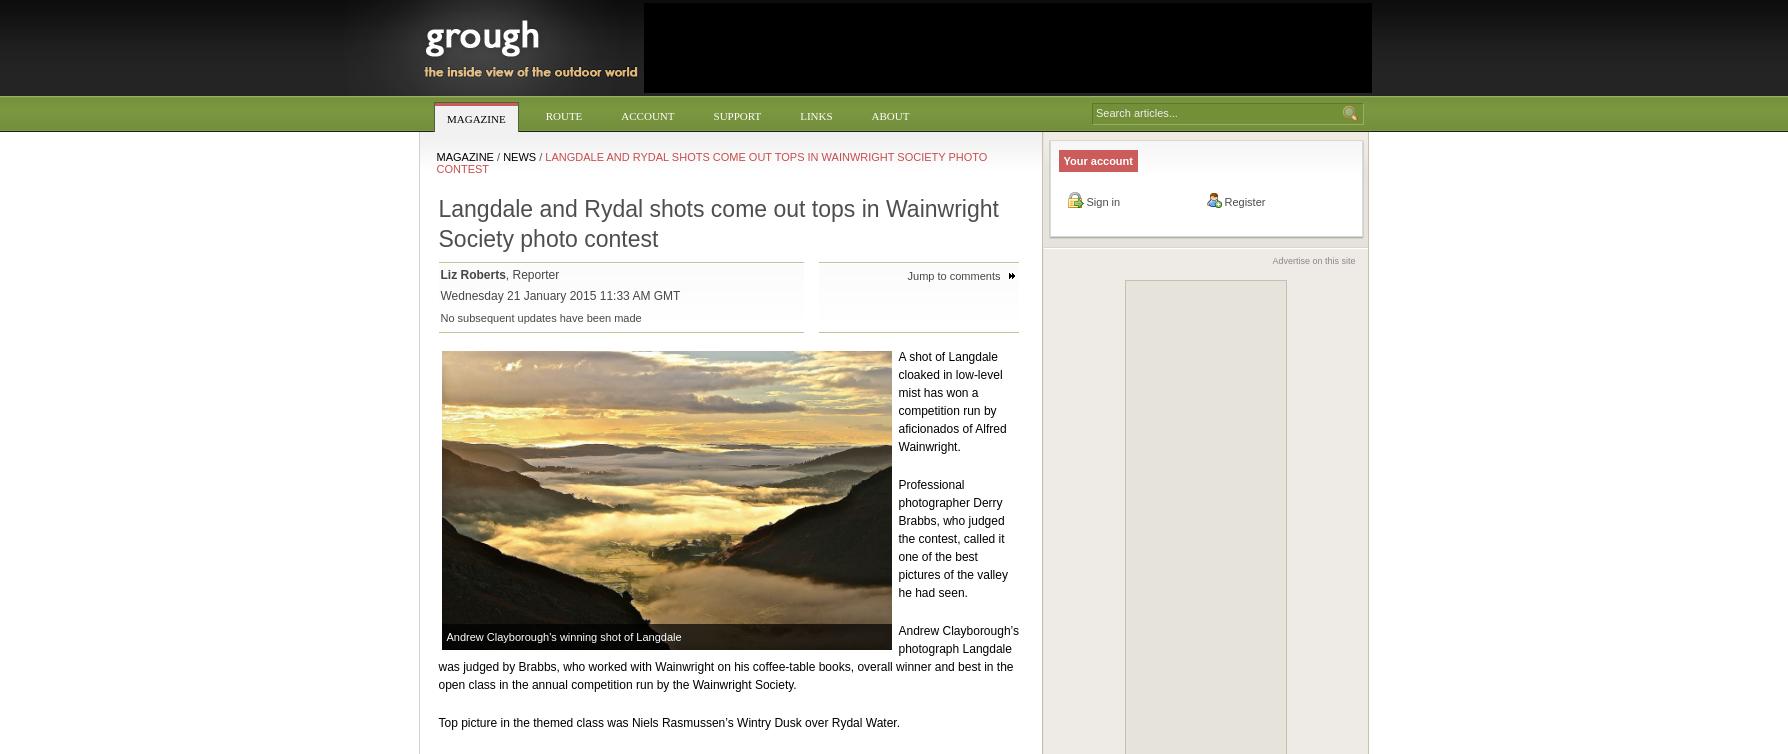 The height and width of the screenshot is (754, 1788). I want to click on 'Your account', so click(1097, 160).